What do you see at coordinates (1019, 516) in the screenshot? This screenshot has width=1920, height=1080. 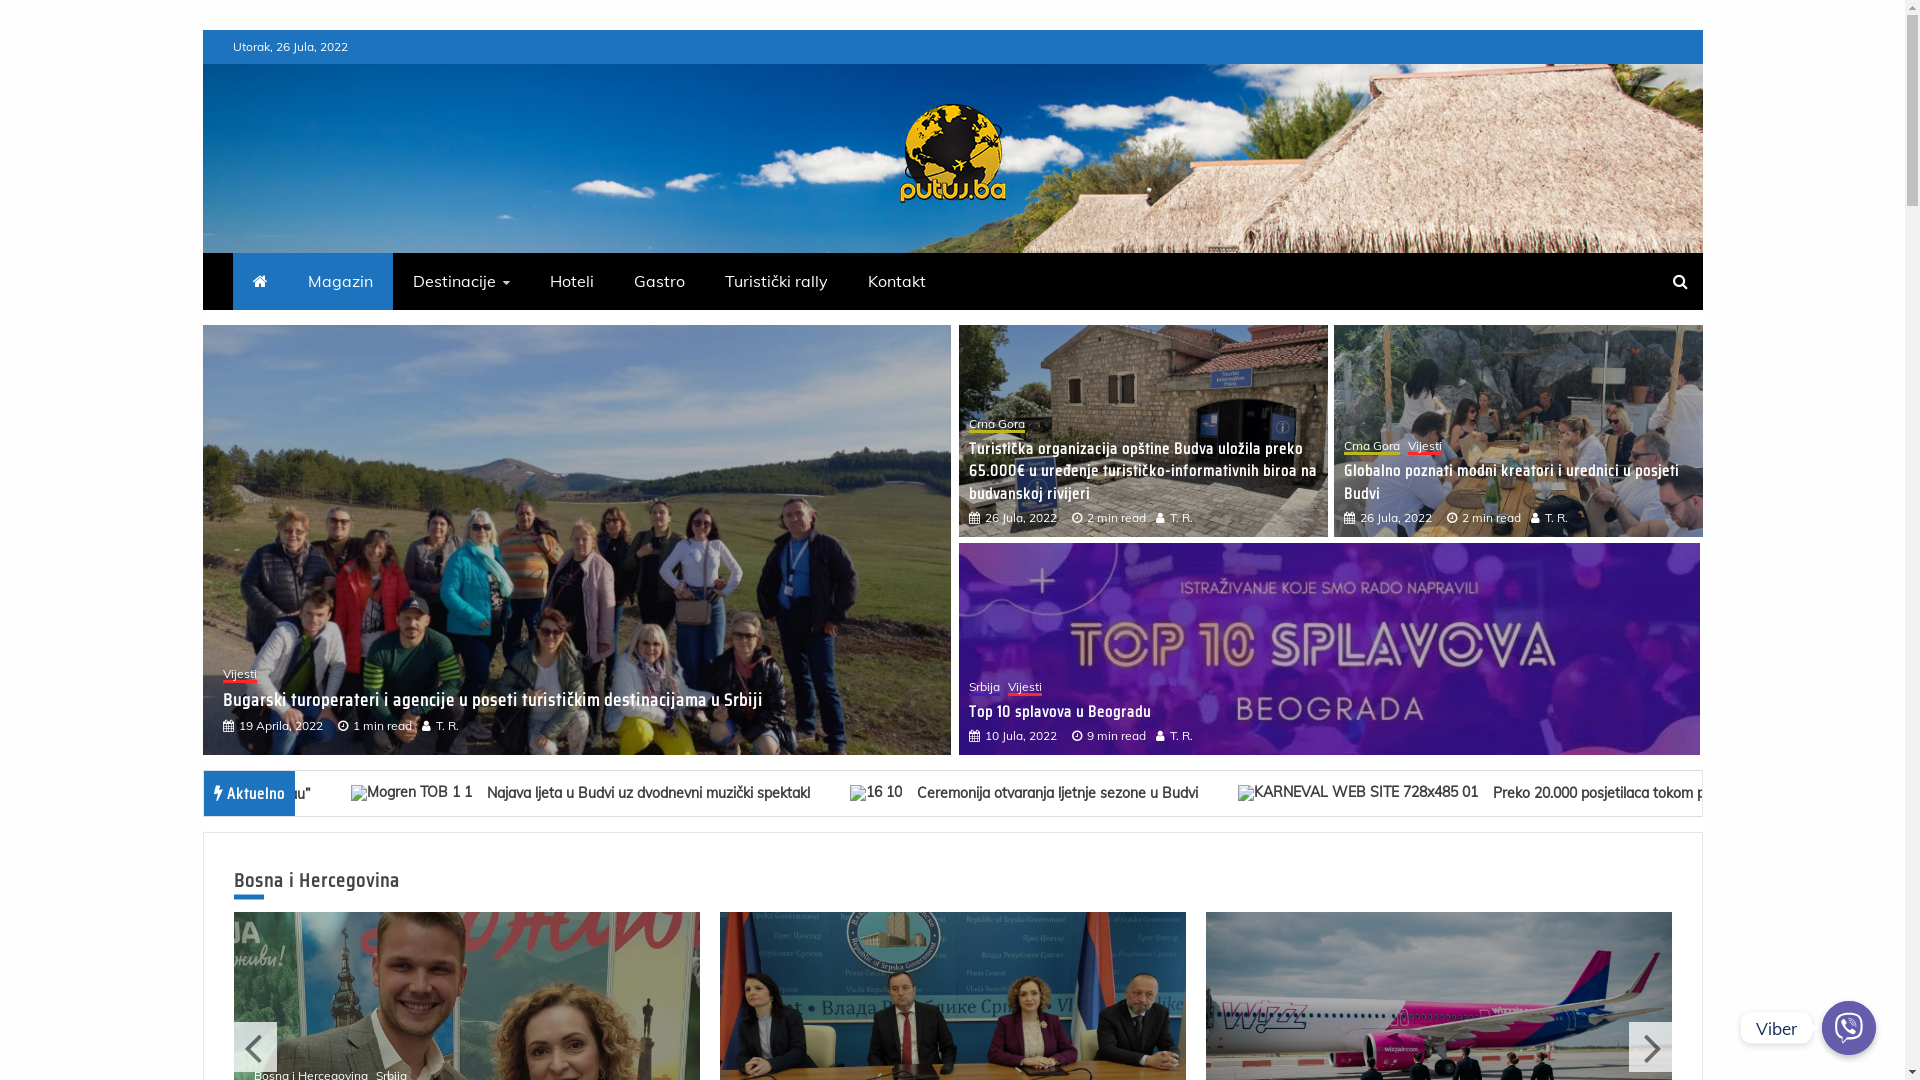 I see `'26 Jula, 2022'` at bounding box center [1019, 516].